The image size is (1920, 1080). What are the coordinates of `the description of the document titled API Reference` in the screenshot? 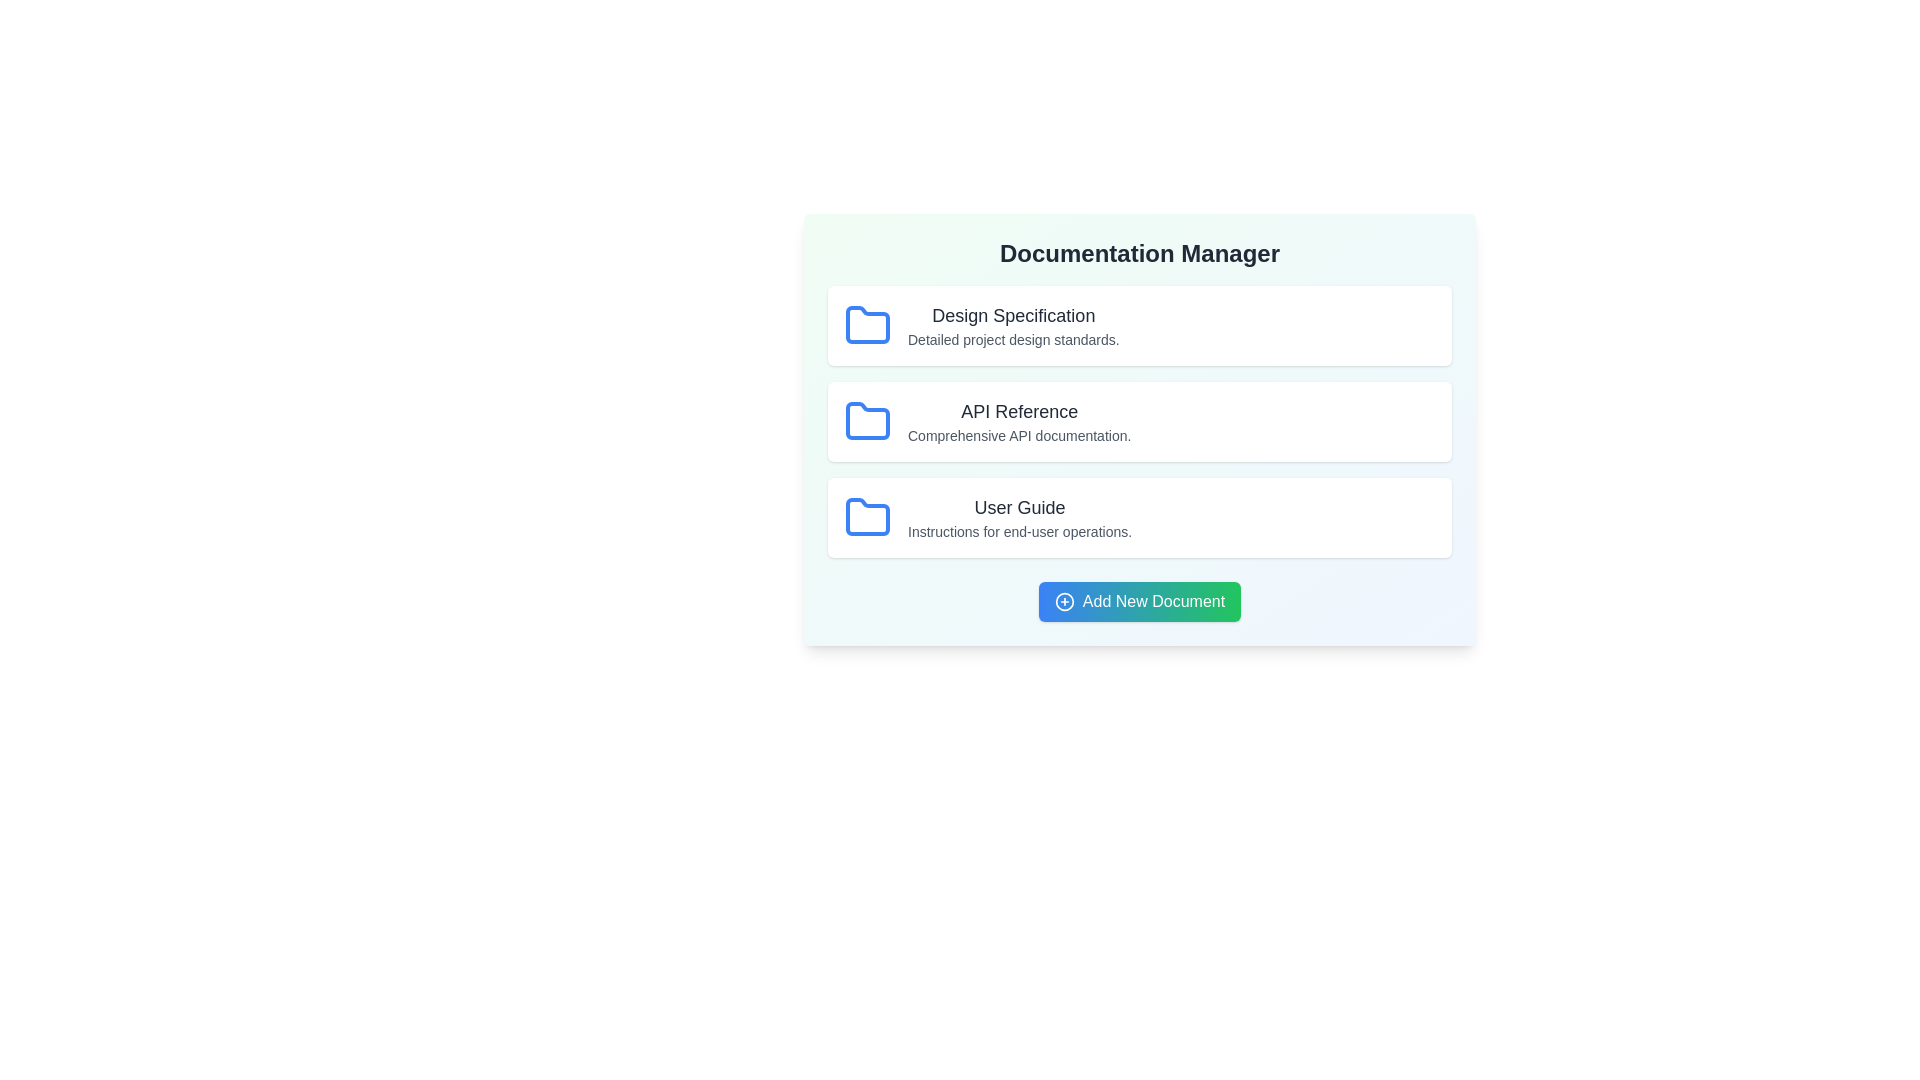 It's located at (1019, 434).